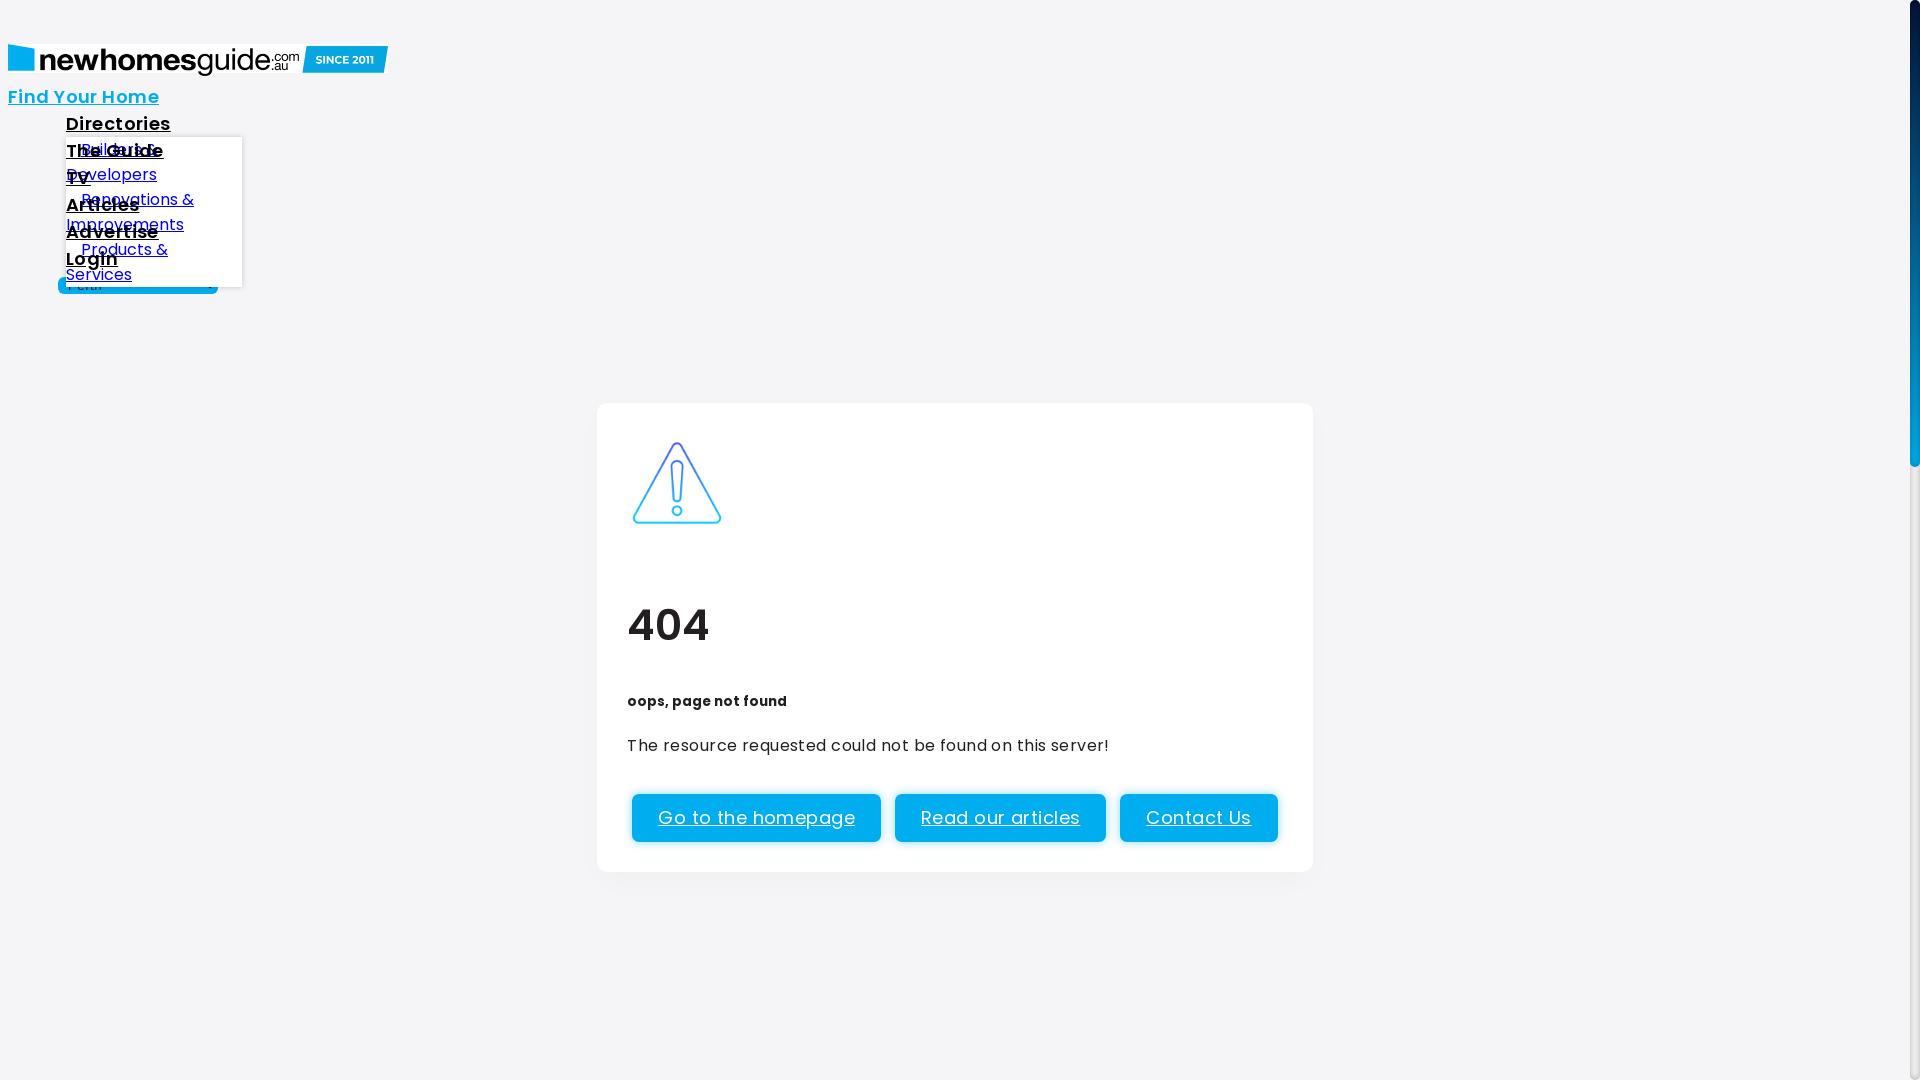  What do you see at coordinates (114, 149) in the screenshot?
I see `'The Guide'` at bounding box center [114, 149].